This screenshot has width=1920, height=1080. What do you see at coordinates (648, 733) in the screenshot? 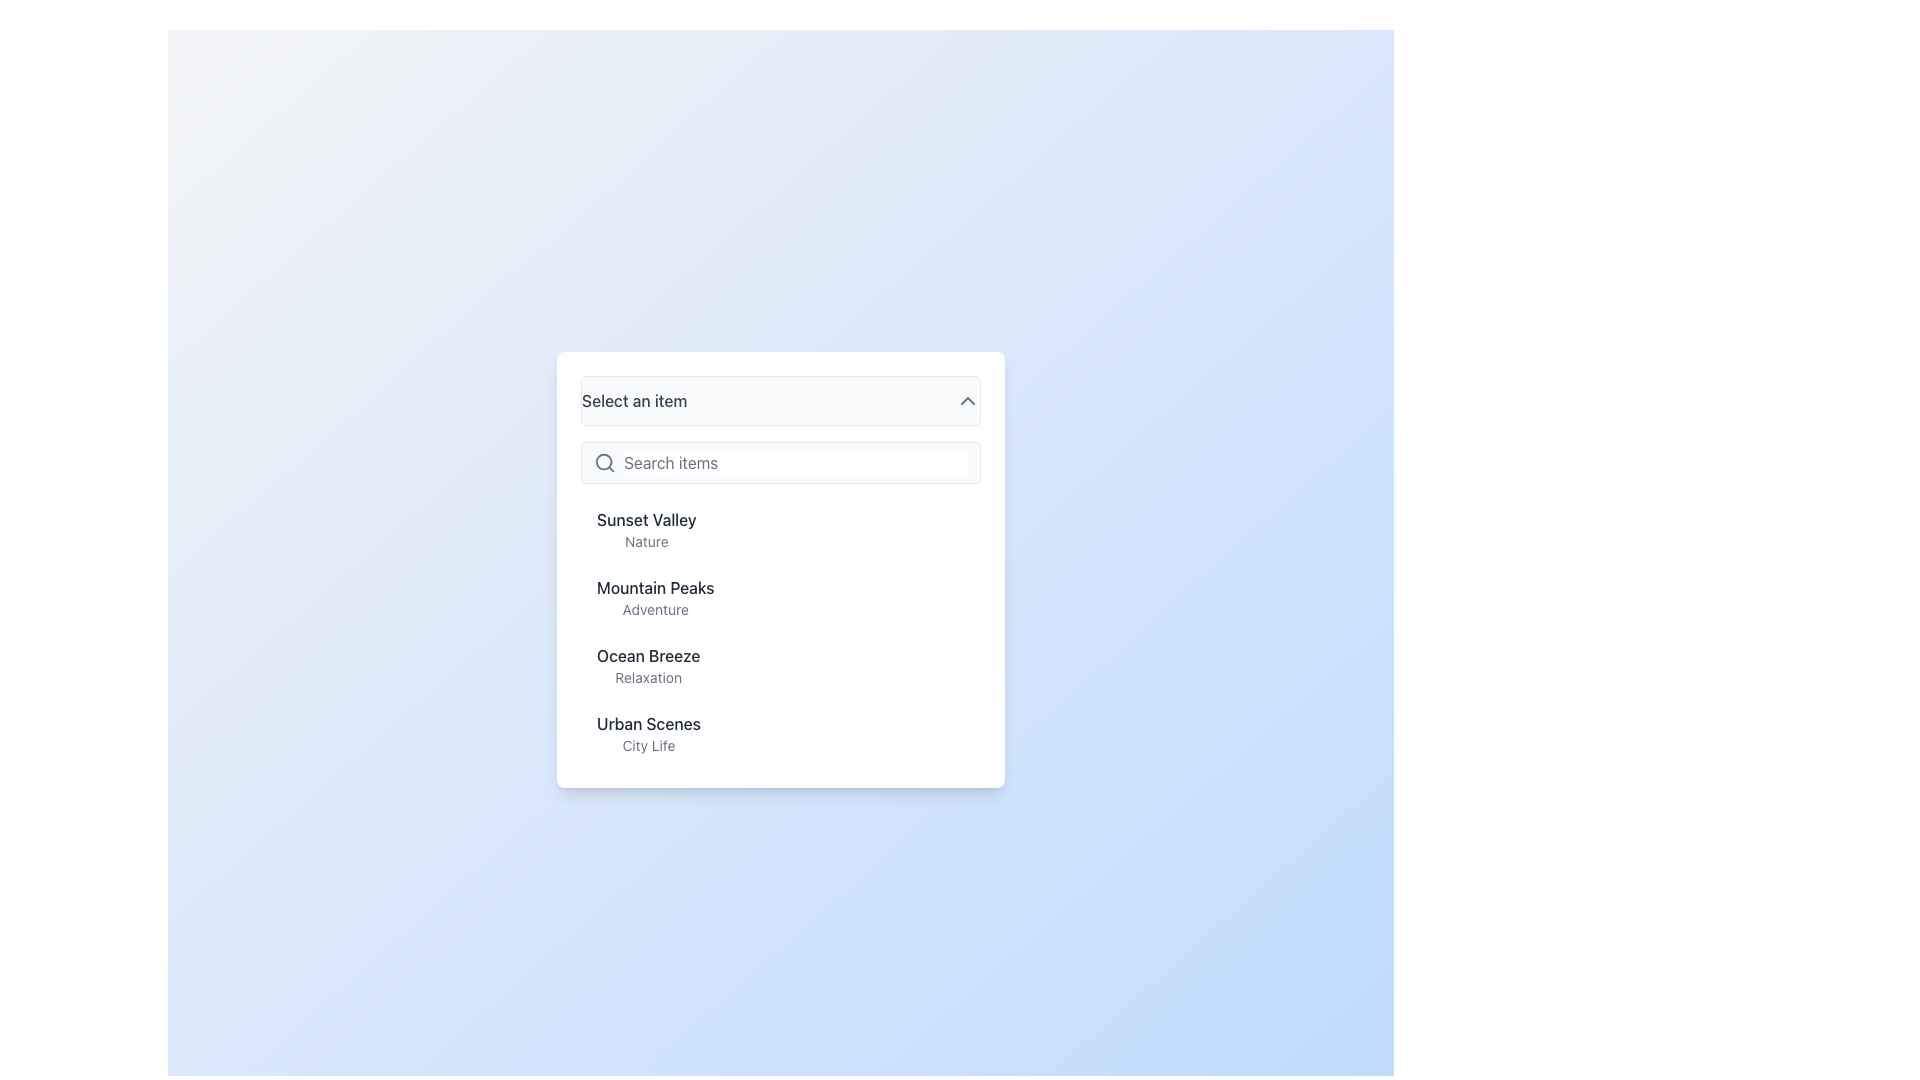
I see `the 'Urban Scenes' static text label in the dropdown menu` at bounding box center [648, 733].